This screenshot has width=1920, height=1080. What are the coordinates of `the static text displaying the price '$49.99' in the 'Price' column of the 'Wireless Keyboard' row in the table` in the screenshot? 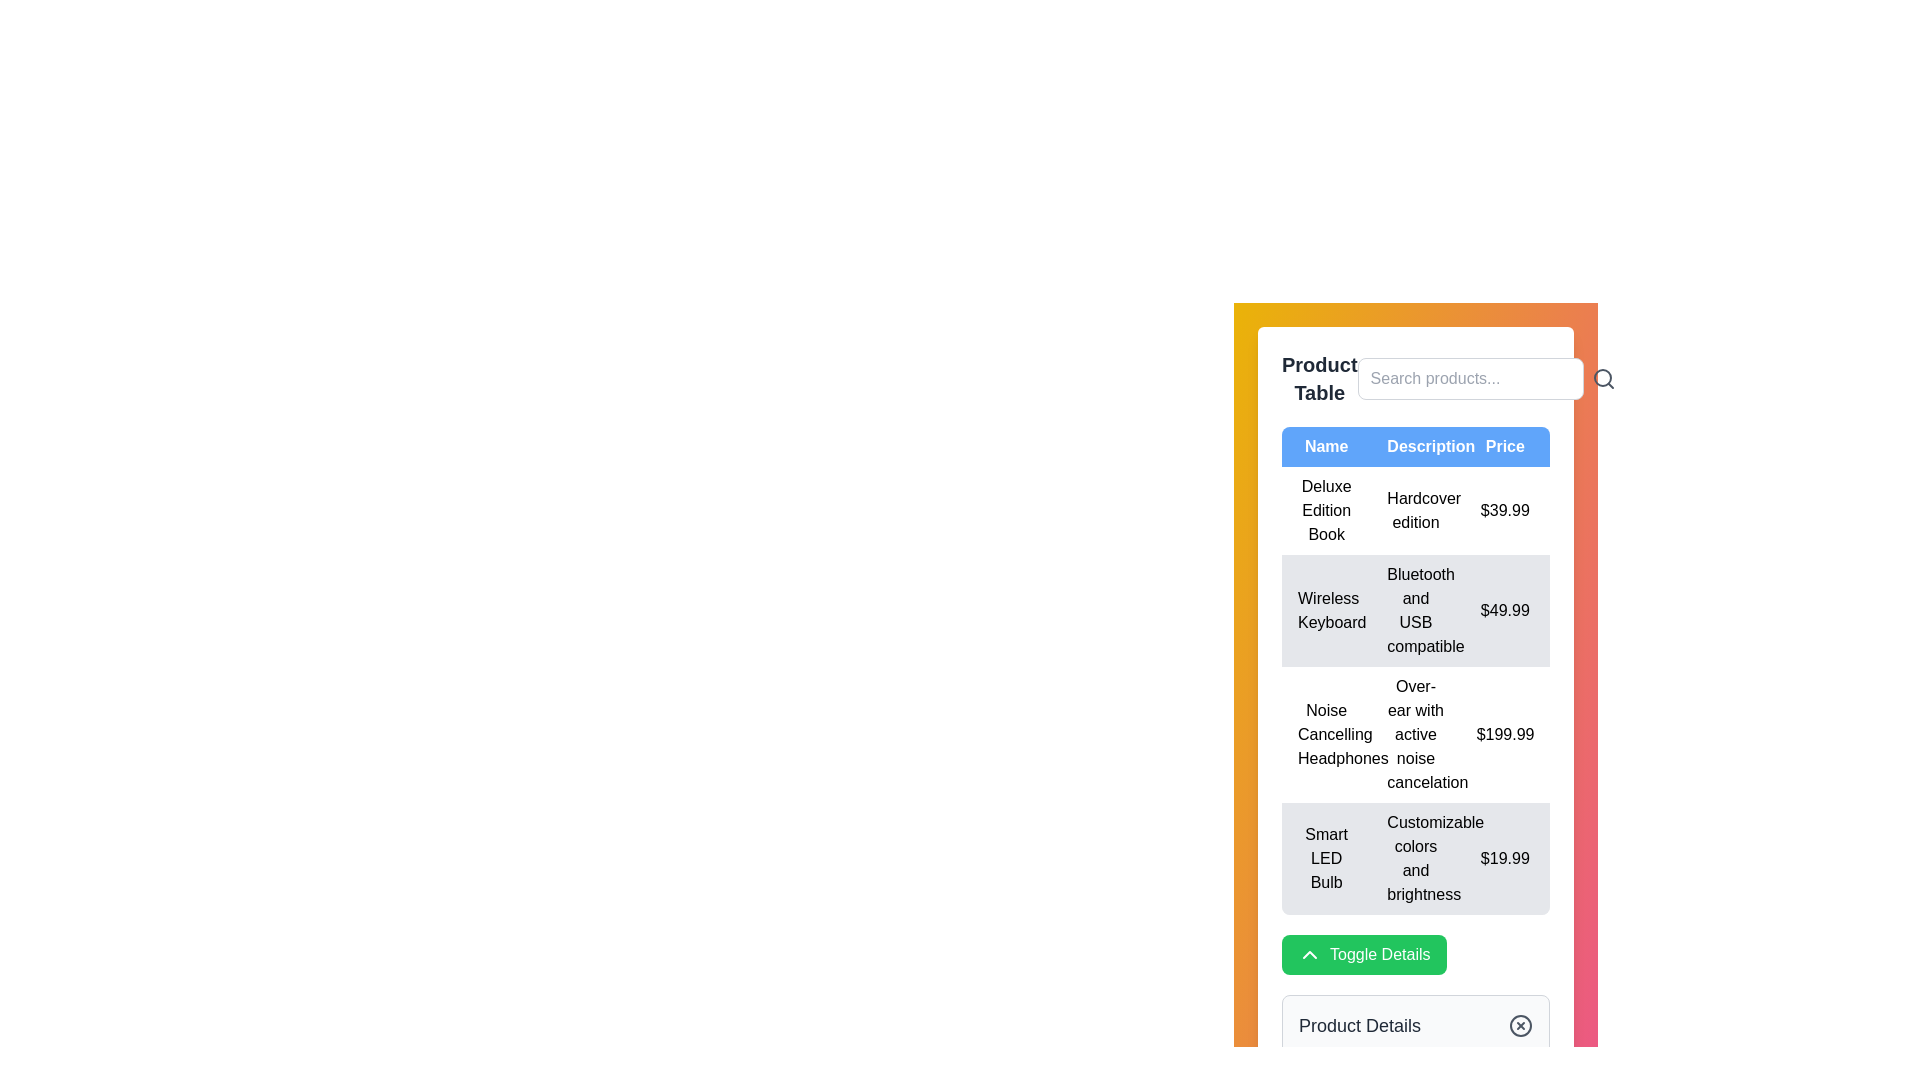 It's located at (1505, 609).